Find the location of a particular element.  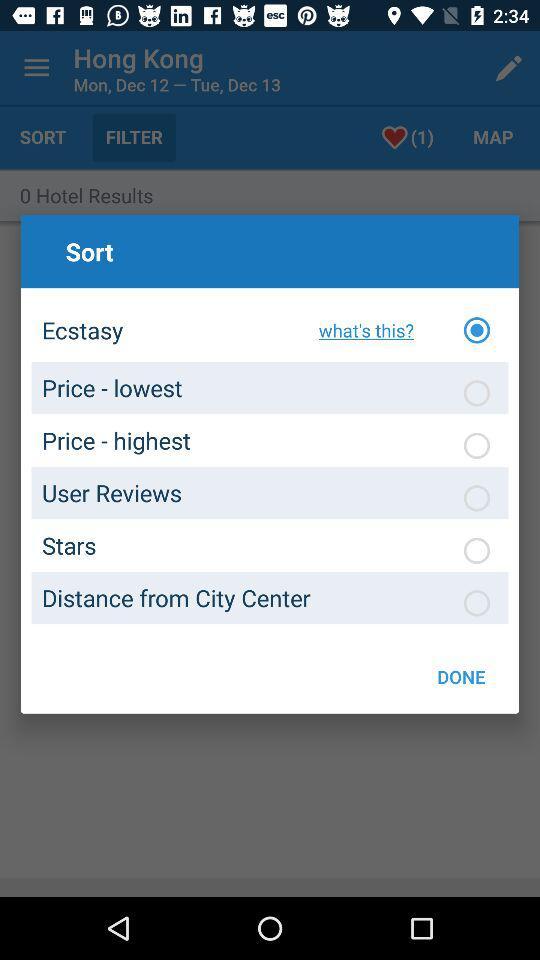

the item to the right of ecstasy icon is located at coordinates (360, 330).